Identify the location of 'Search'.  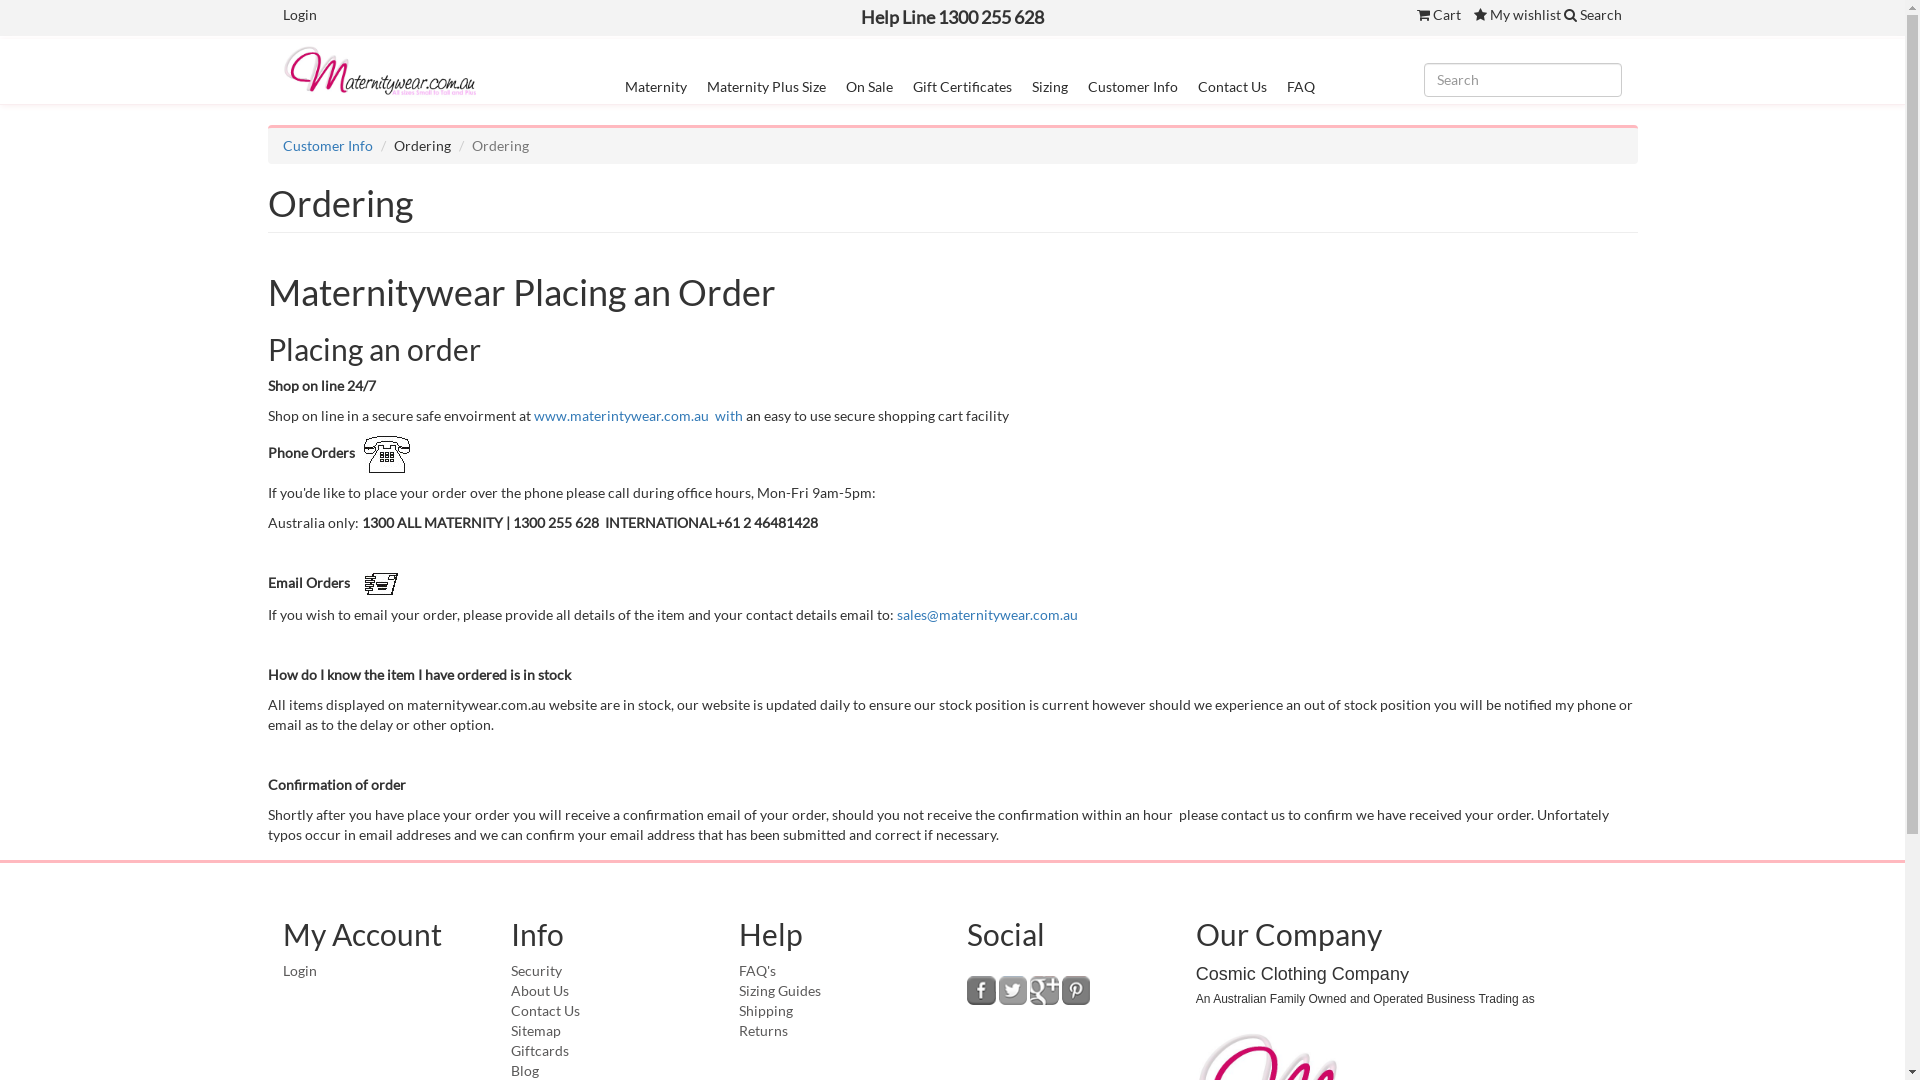
(1563, 15).